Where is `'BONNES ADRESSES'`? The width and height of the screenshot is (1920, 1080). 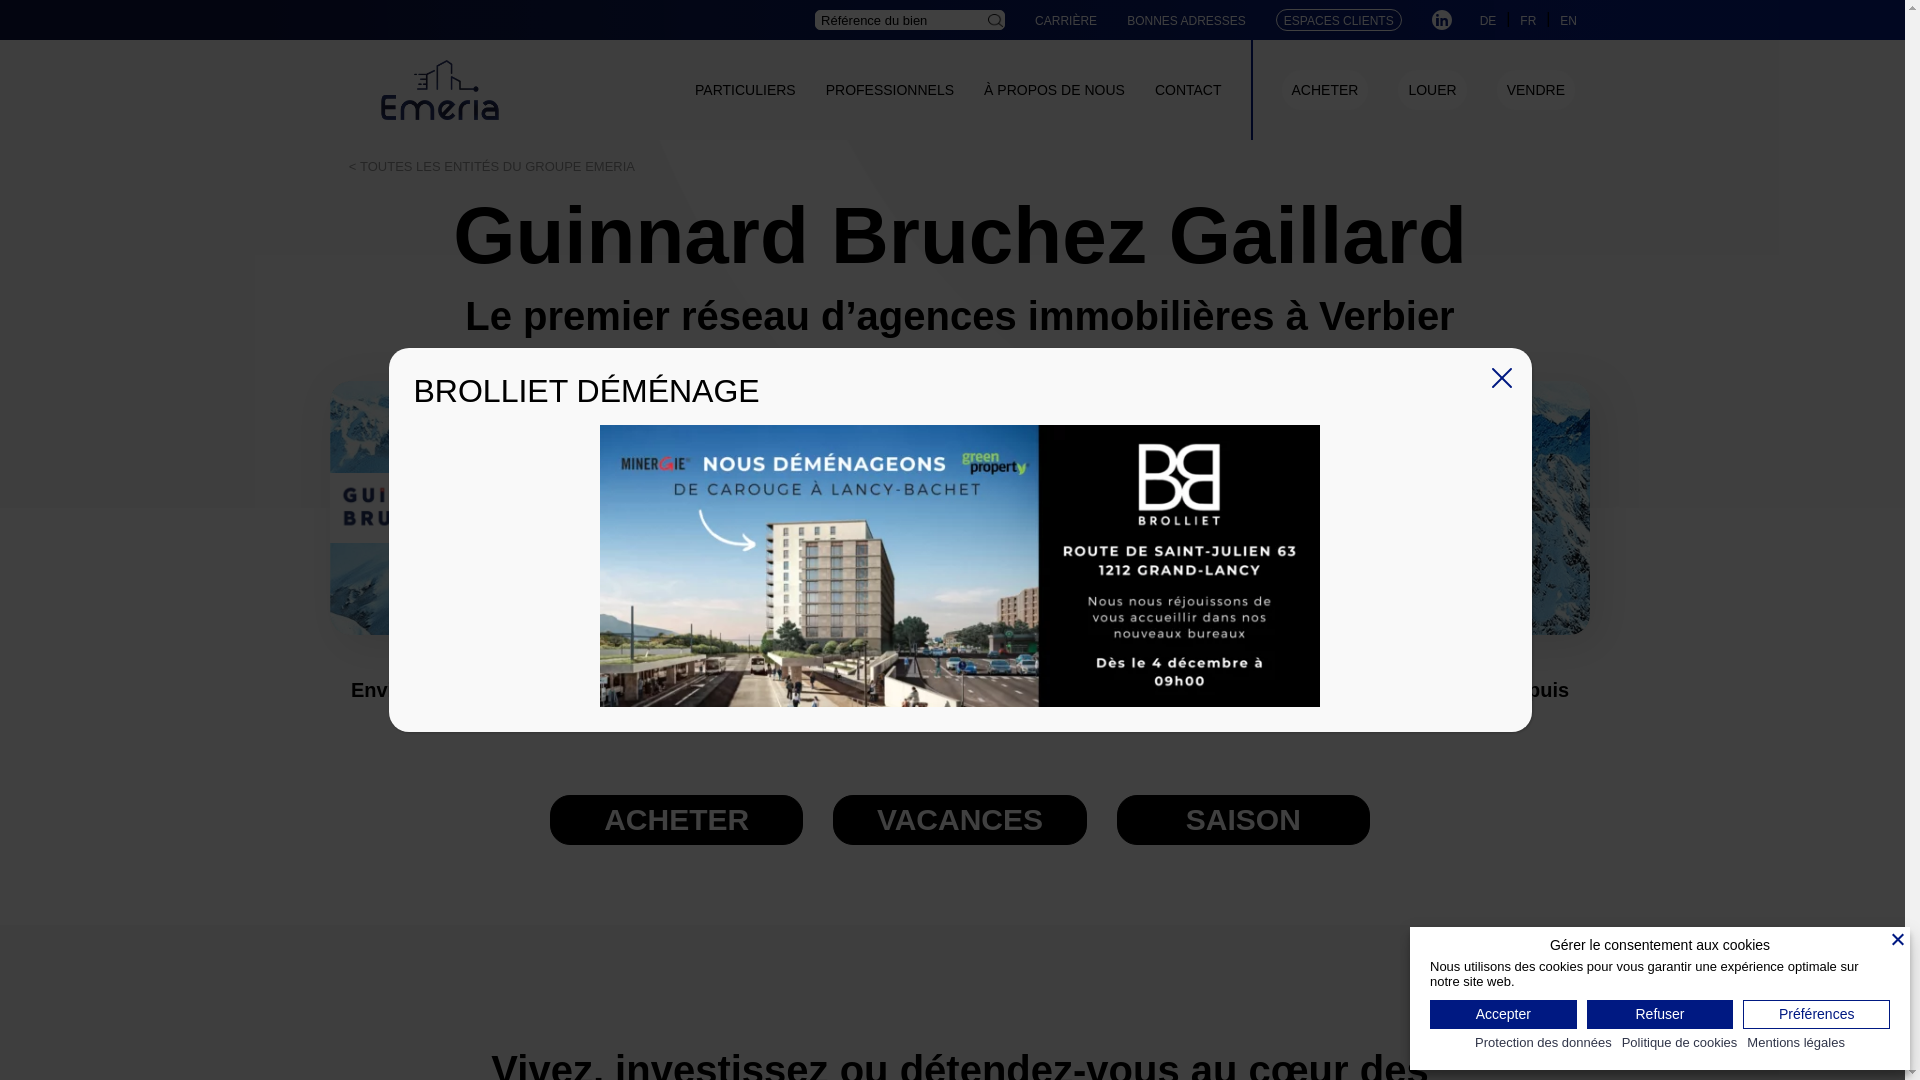
'BONNES ADRESSES' is located at coordinates (1186, 20).